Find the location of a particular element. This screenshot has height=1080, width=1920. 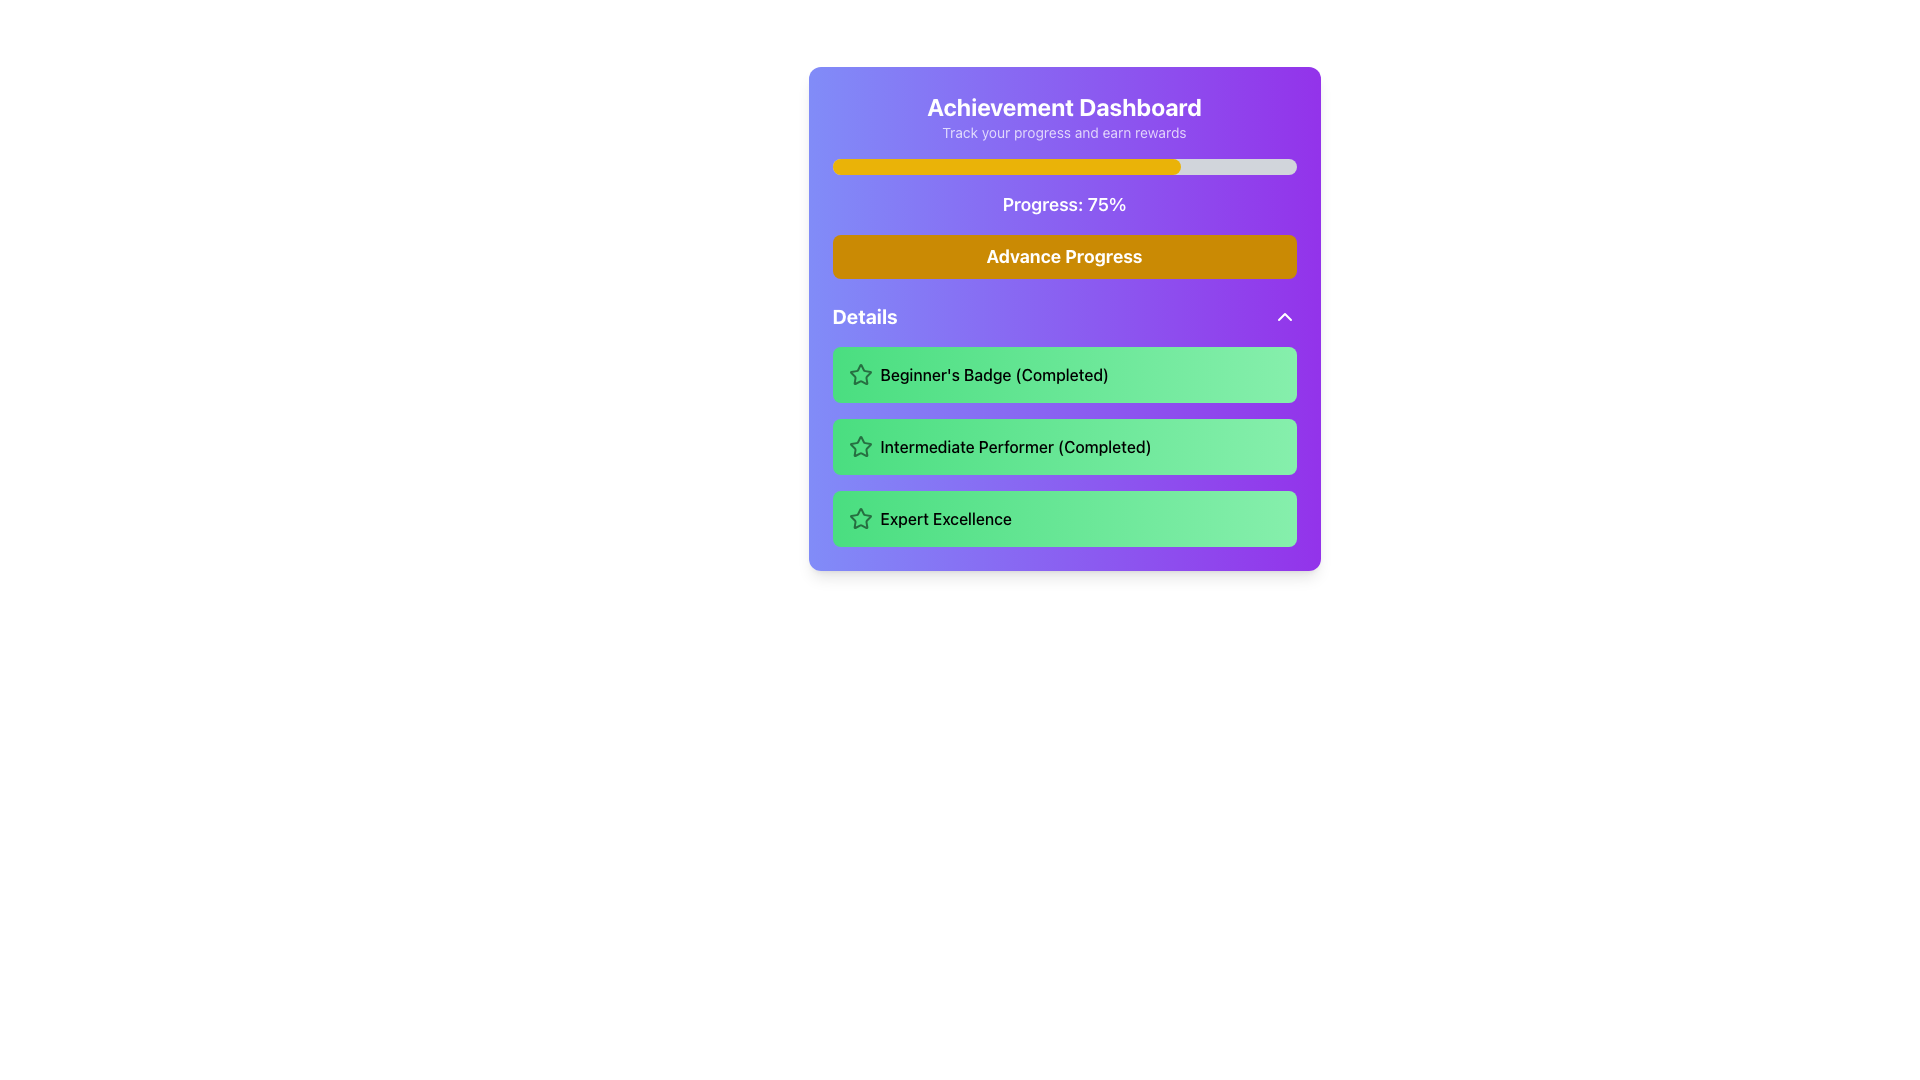

the third achievement badge labeled as 'Achievement Badge' in the Details section, which is identified by its green gradient background and its position below 'Beginner's Badge' and 'Intermediate Performer' is located at coordinates (1063, 518).